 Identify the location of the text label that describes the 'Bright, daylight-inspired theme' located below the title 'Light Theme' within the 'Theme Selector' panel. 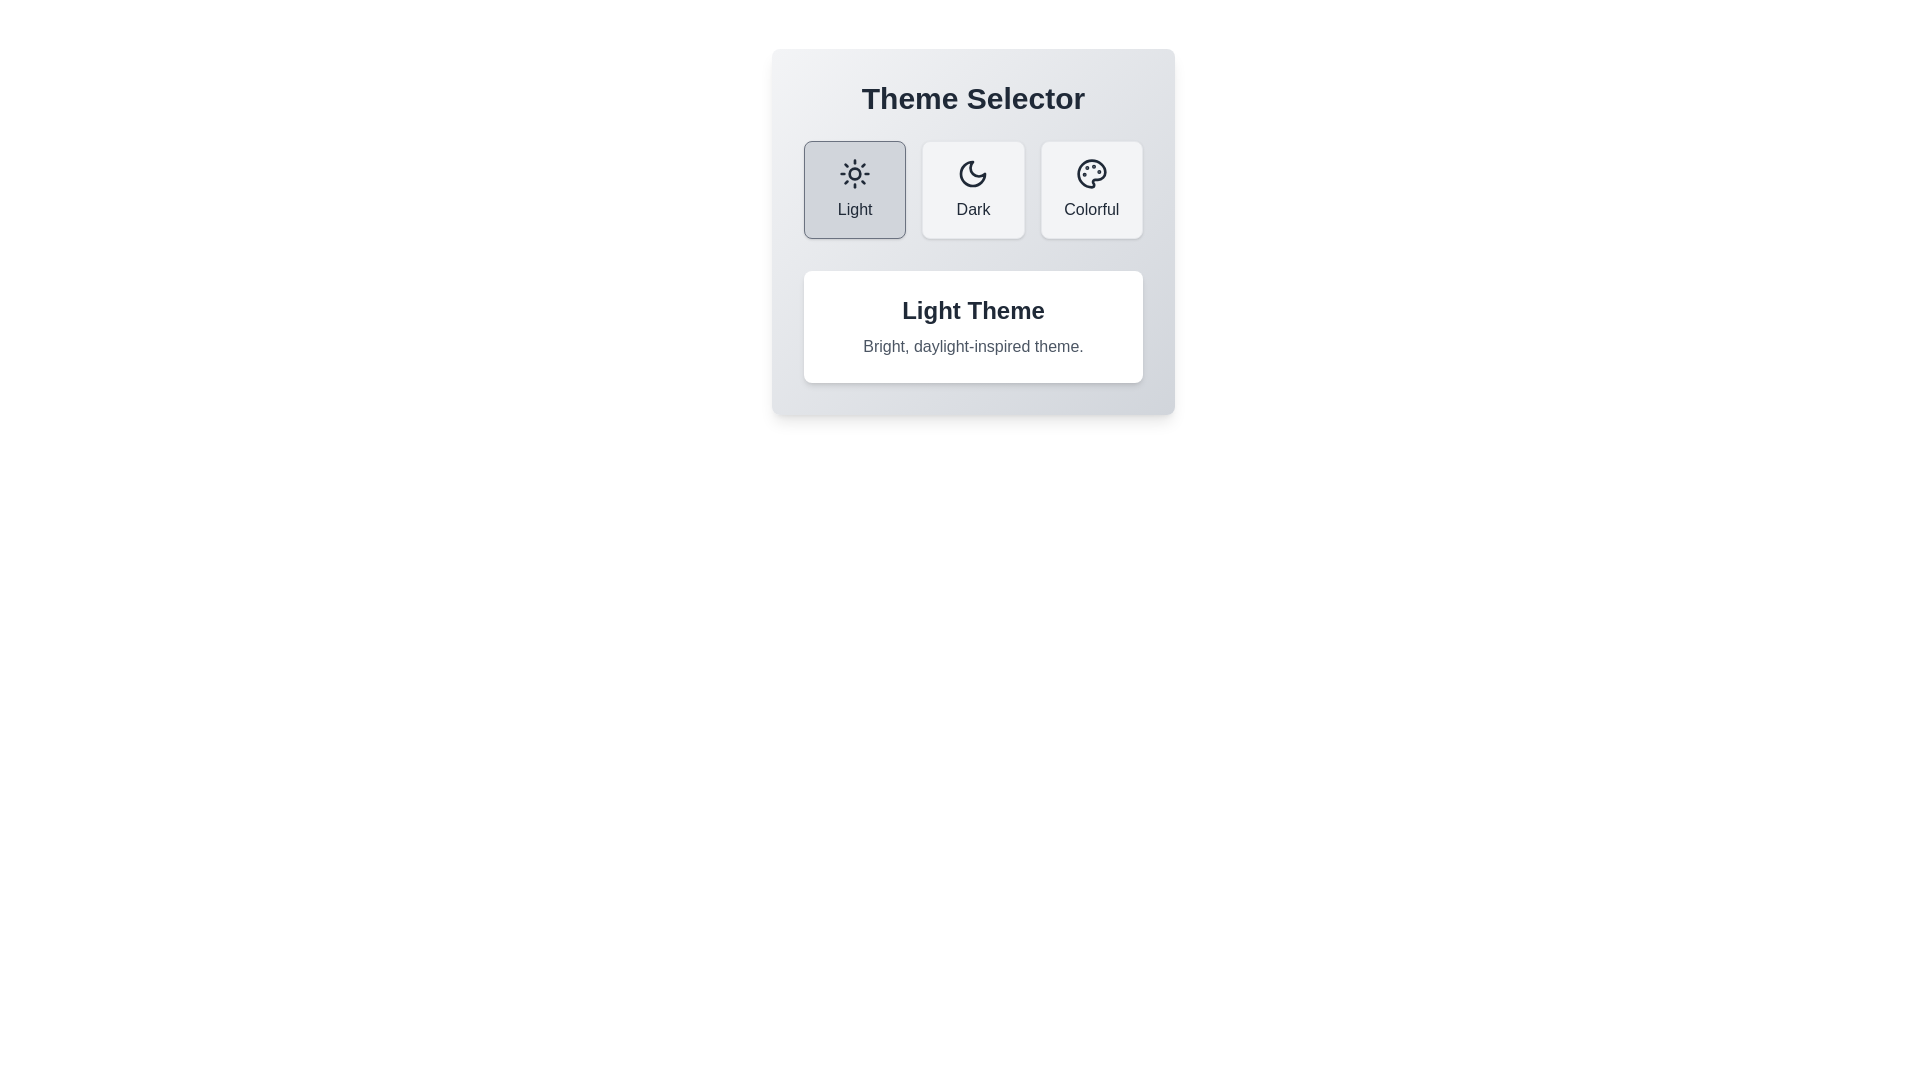
(973, 346).